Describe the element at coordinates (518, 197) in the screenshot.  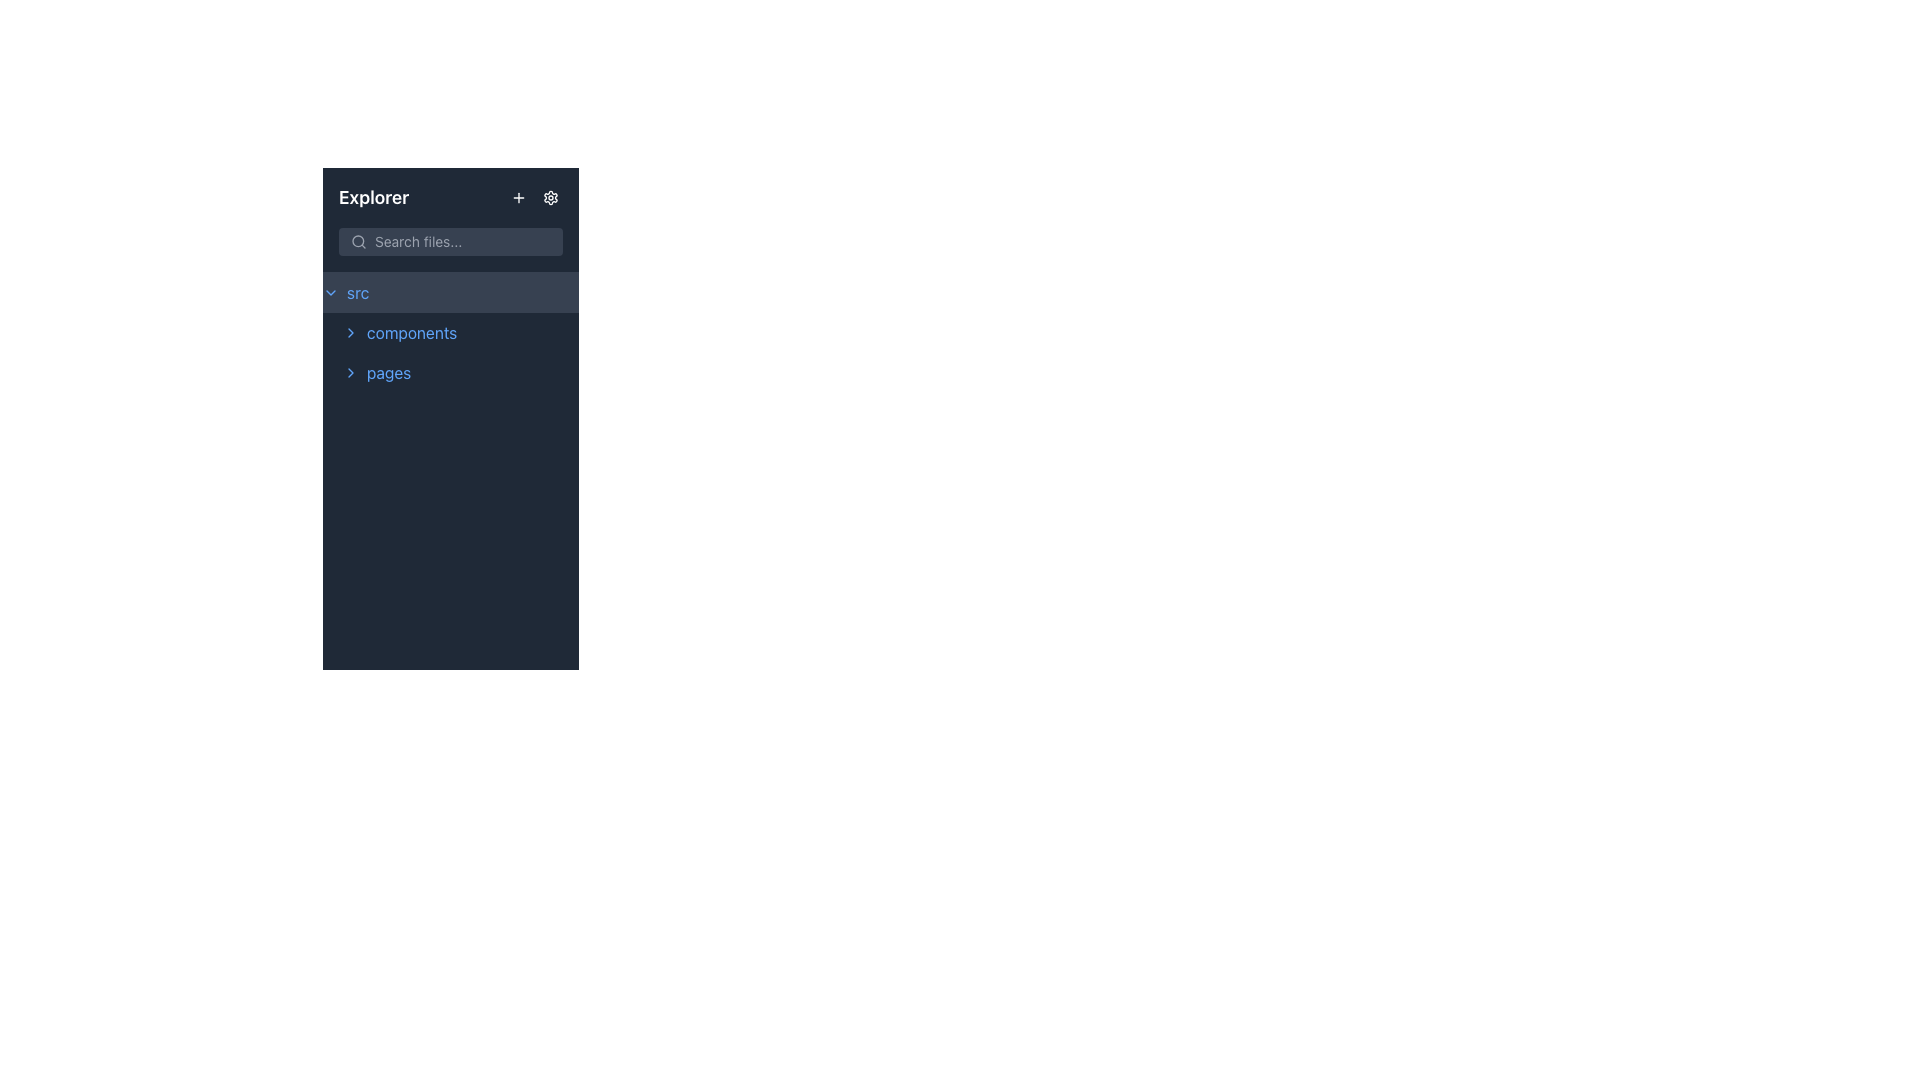
I see `the addition button located in the top-right of the sidebar` at that location.